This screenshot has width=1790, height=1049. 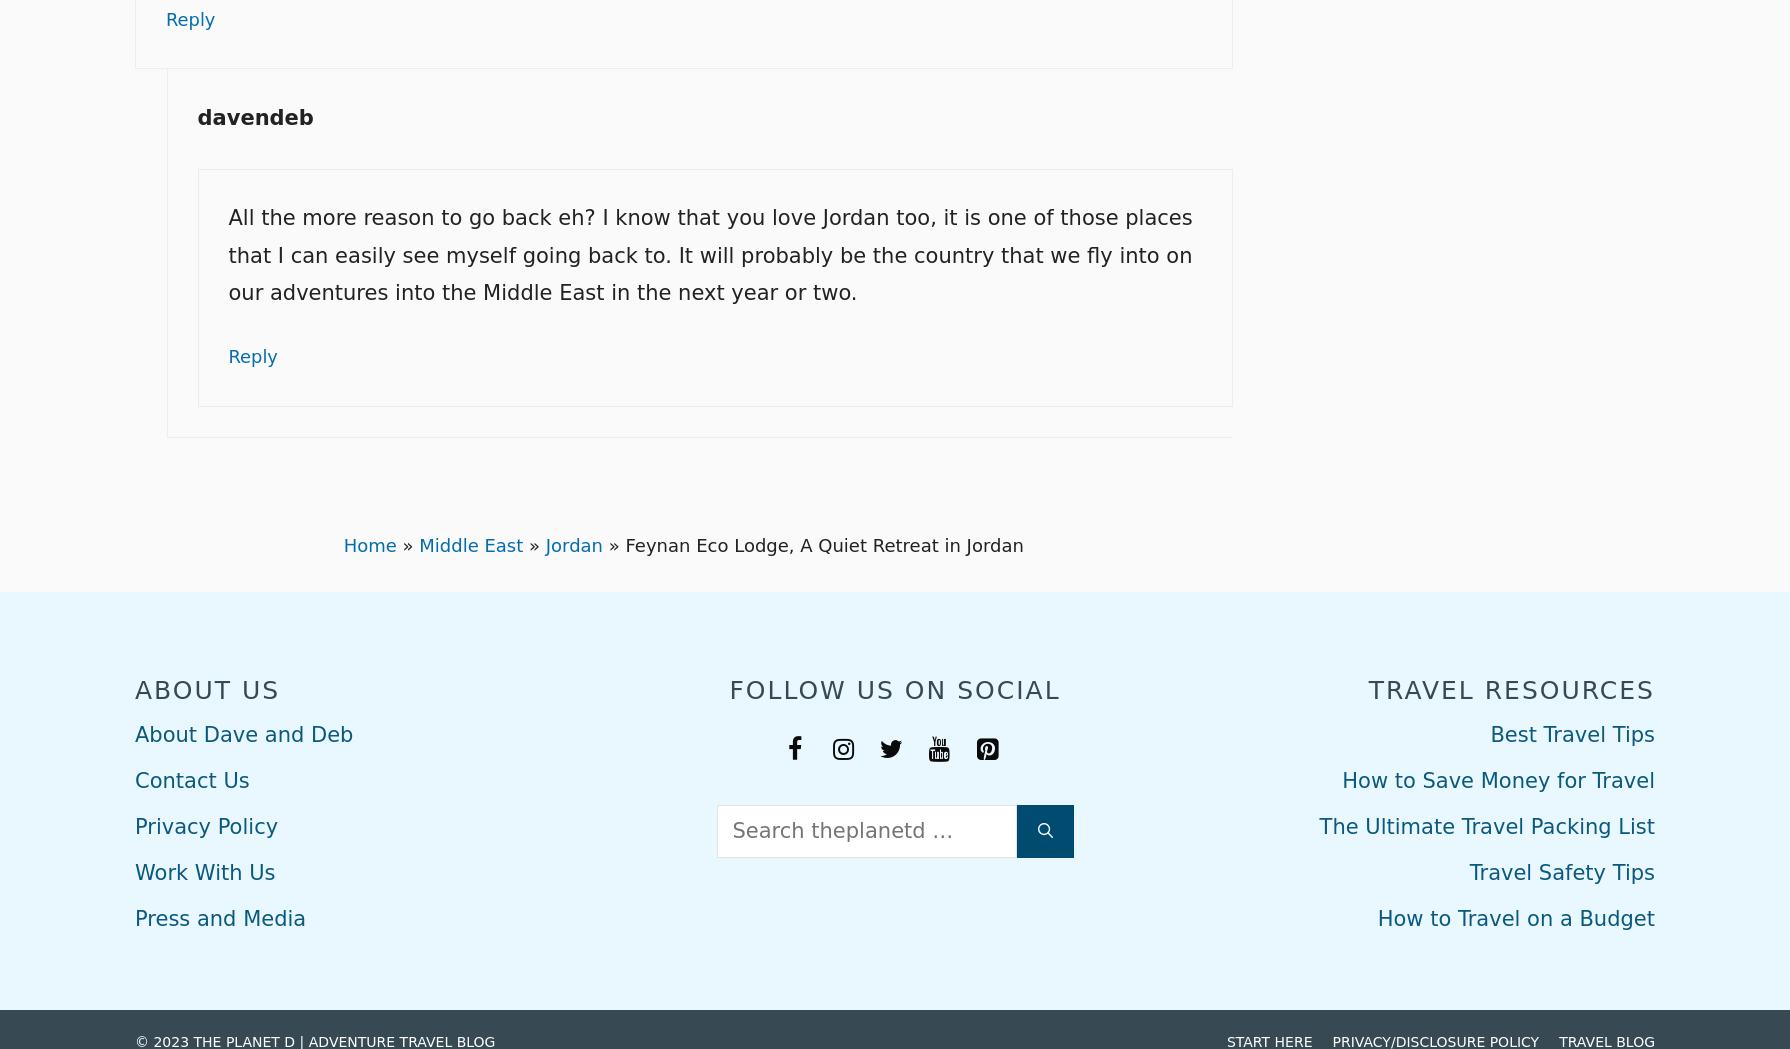 What do you see at coordinates (1571, 730) in the screenshot?
I see `'Best Travel Tips'` at bounding box center [1571, 730].